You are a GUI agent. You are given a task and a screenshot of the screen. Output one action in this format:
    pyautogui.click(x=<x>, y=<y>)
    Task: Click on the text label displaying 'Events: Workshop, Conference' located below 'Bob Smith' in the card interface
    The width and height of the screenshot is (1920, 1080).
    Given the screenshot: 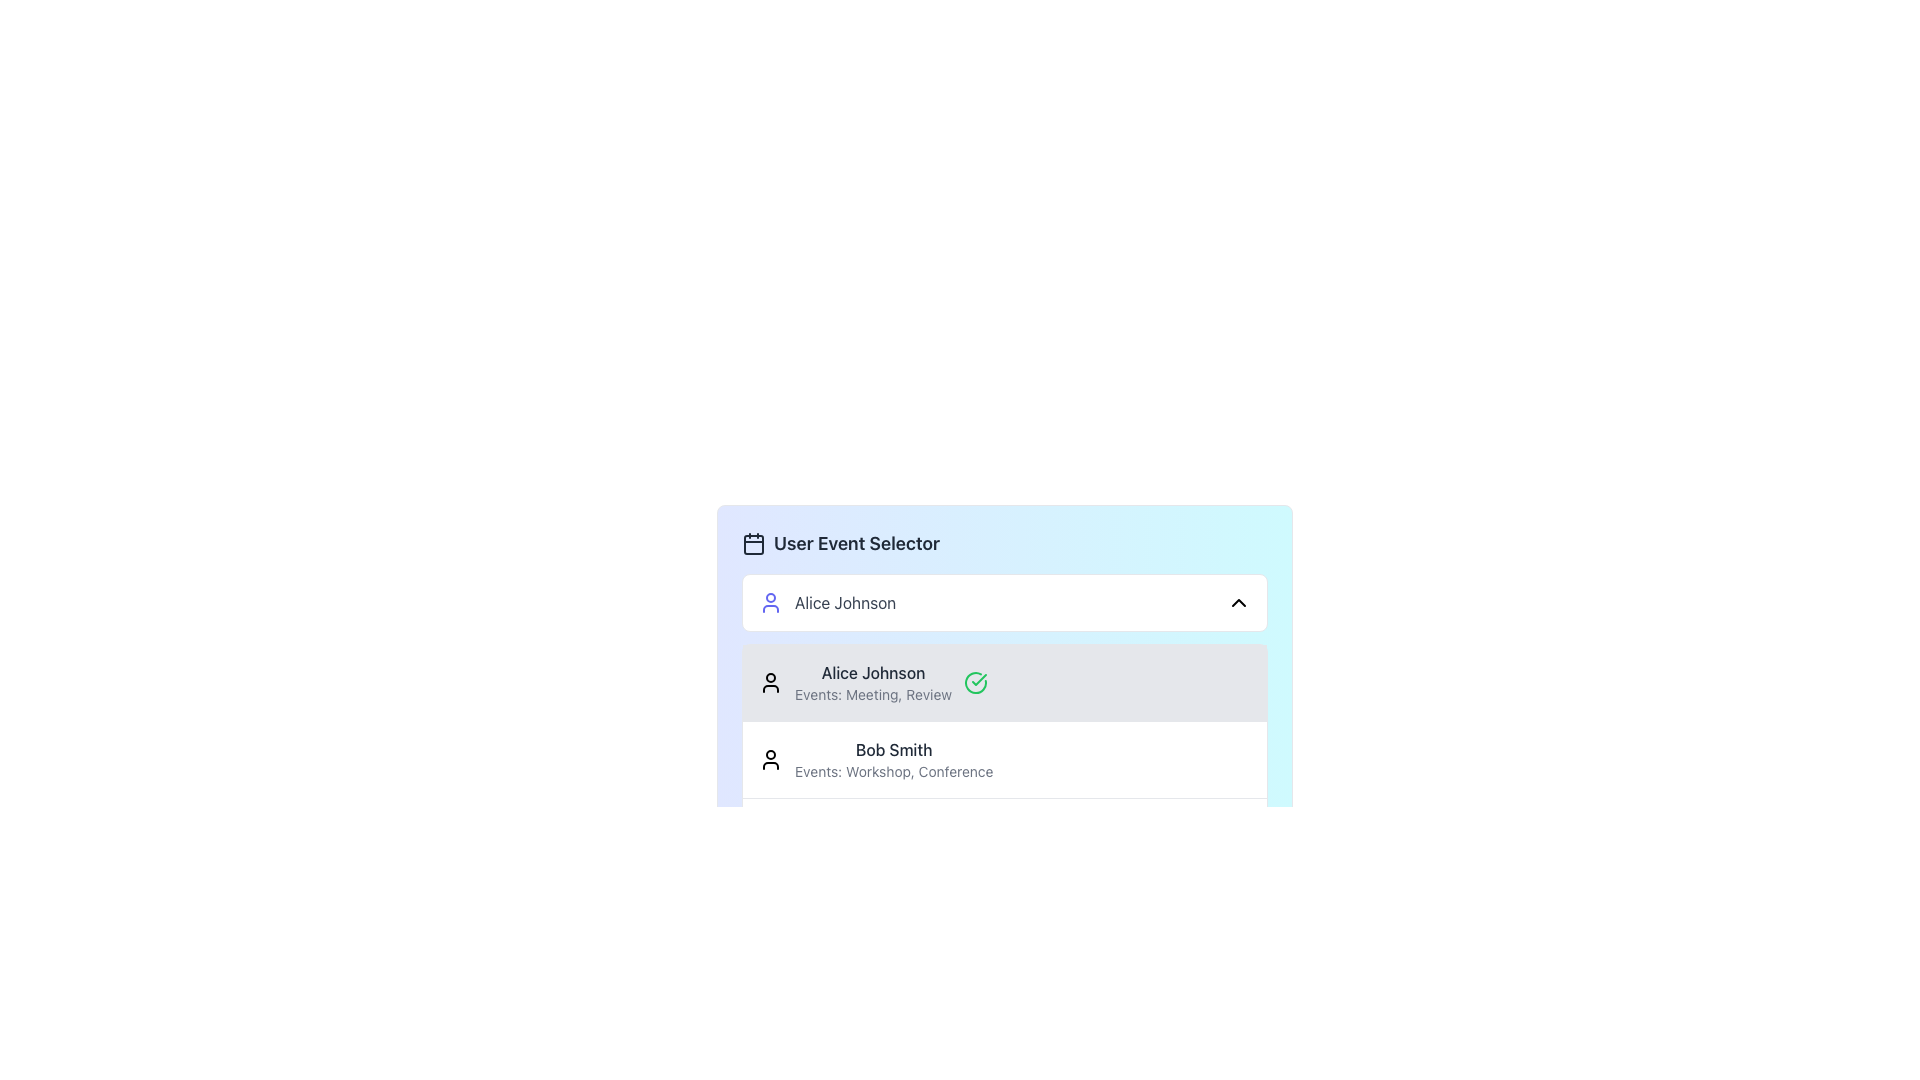 What is the action you would take?
    pyautogui.click(x=893, y=770)
    